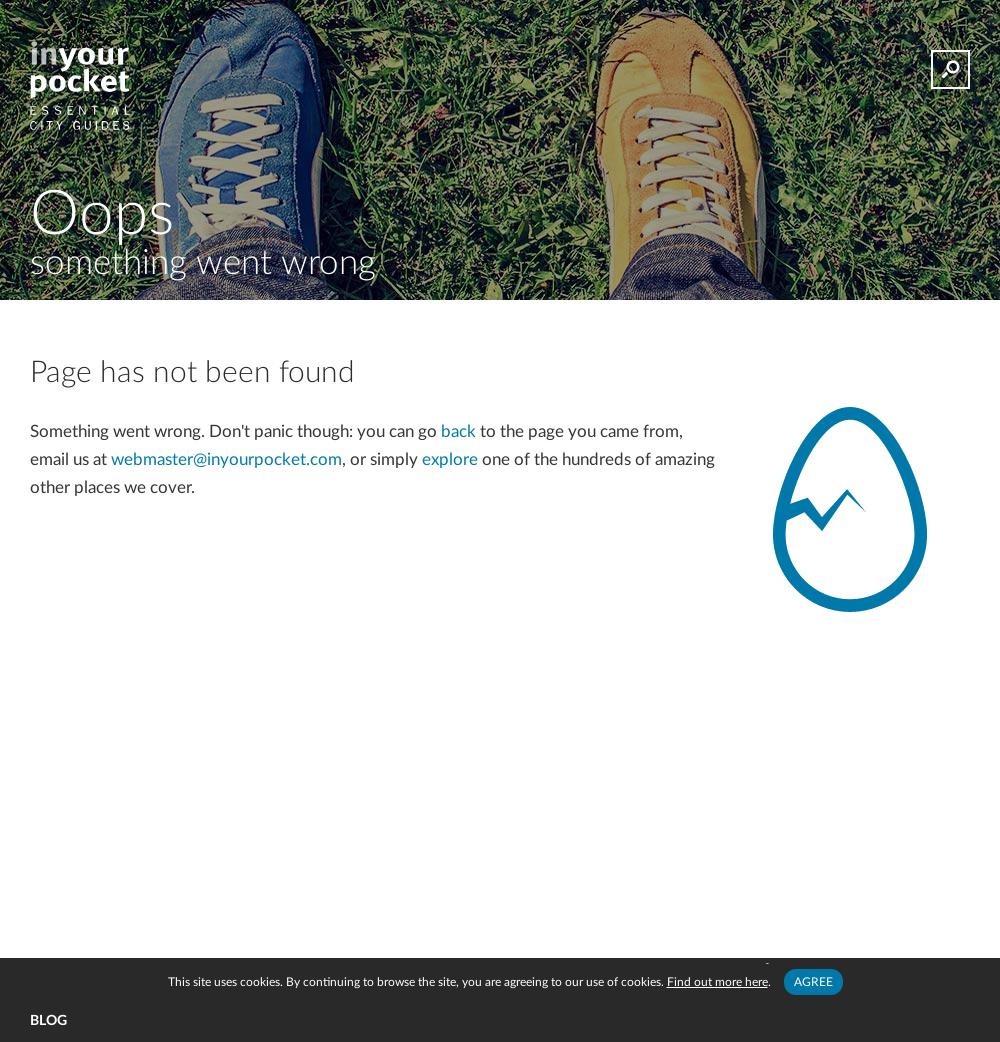  What do you see at coordinates (527, 978) in the screenshot?
I see `'Disclaimer'` at bounding box center [527, 978].